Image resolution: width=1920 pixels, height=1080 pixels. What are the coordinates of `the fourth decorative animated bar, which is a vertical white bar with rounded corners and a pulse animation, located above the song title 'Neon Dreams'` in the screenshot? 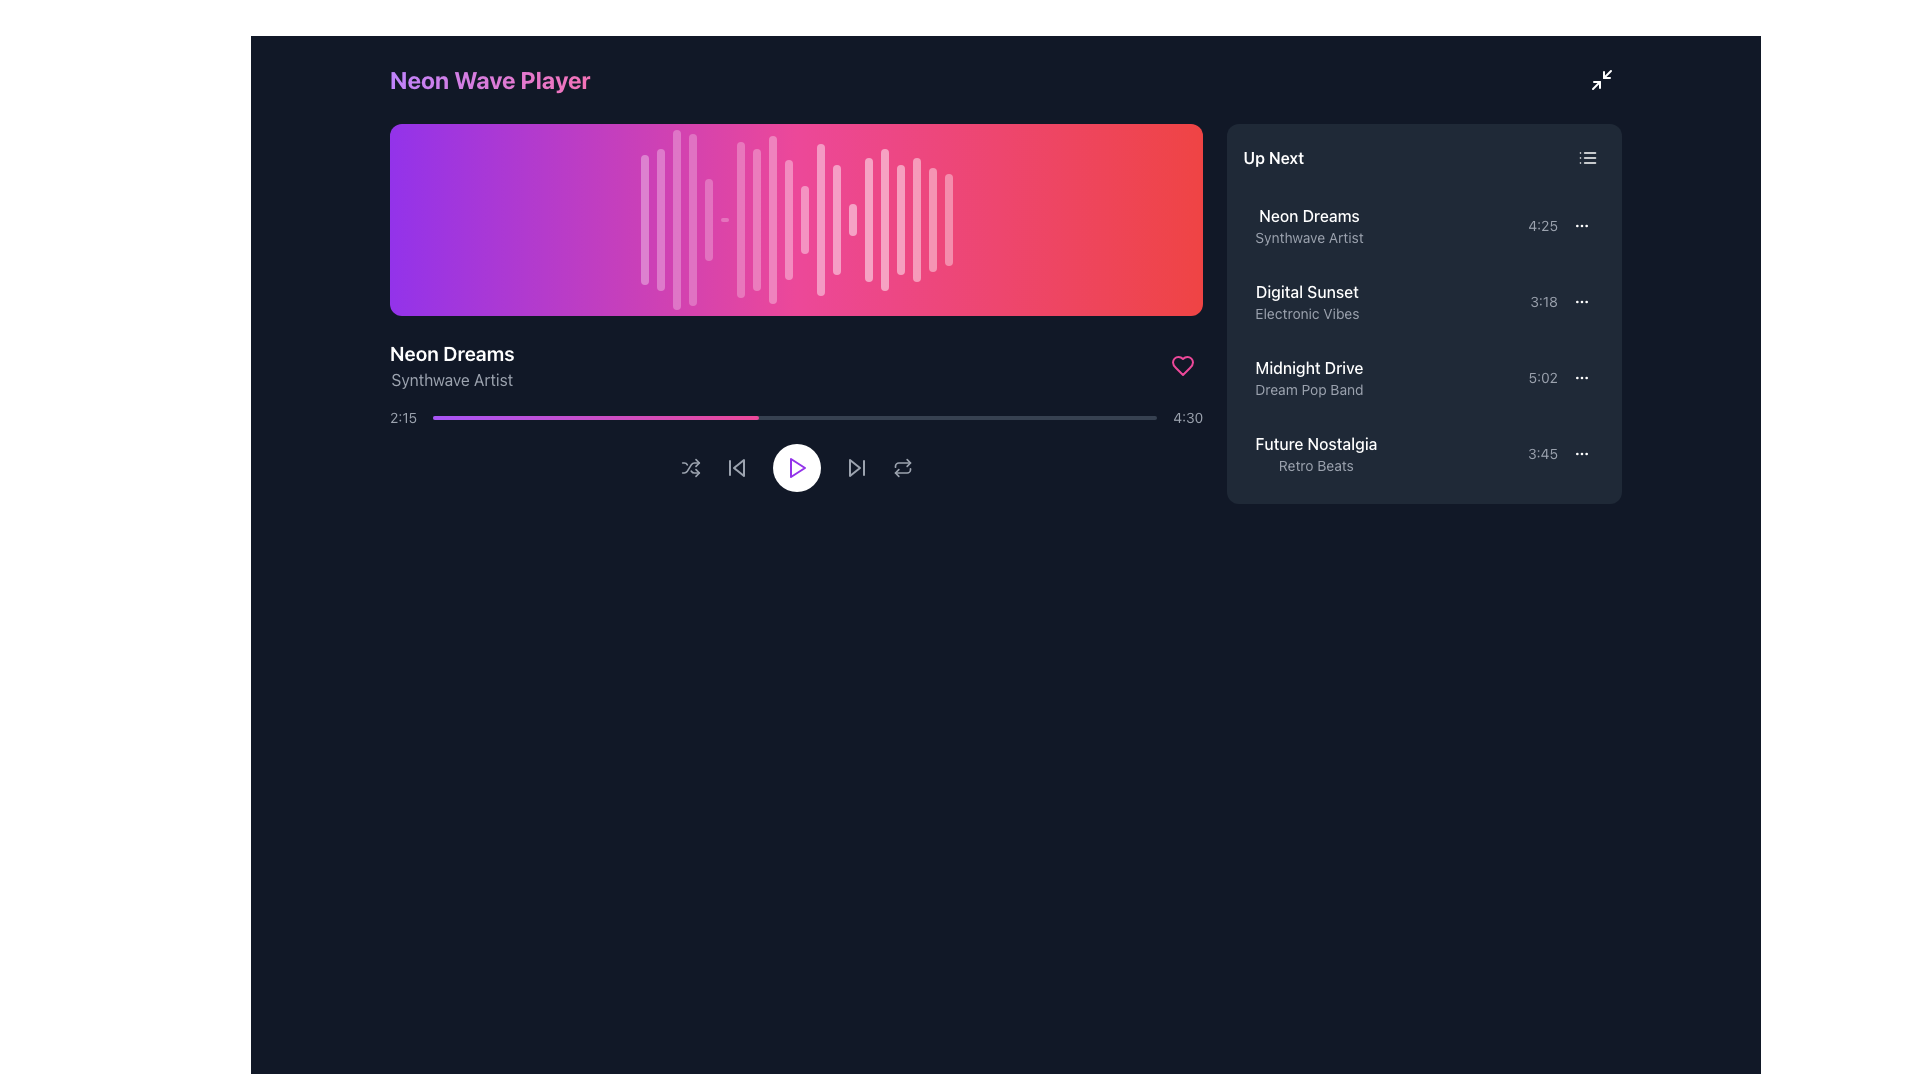 It's located at (692, 219).